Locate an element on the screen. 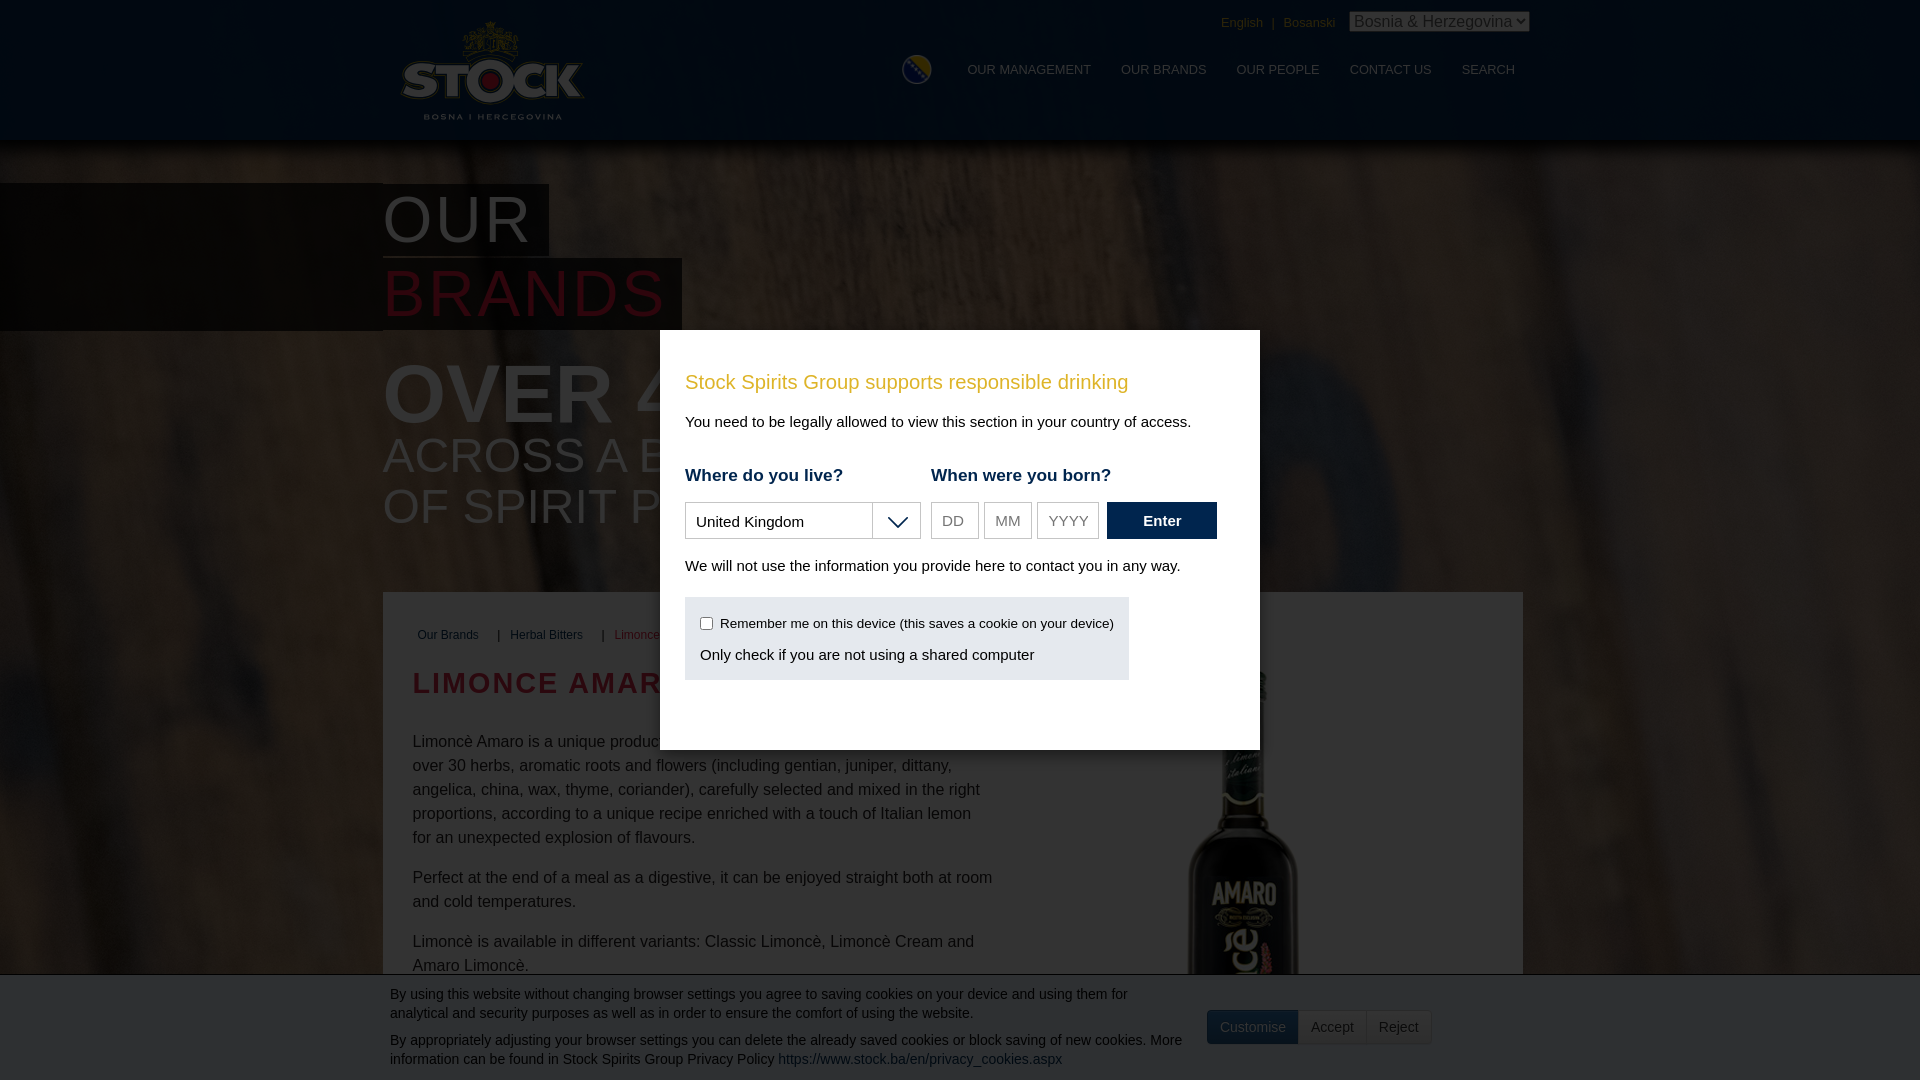  'Skip to main content' is located at coordinates (28, 29).